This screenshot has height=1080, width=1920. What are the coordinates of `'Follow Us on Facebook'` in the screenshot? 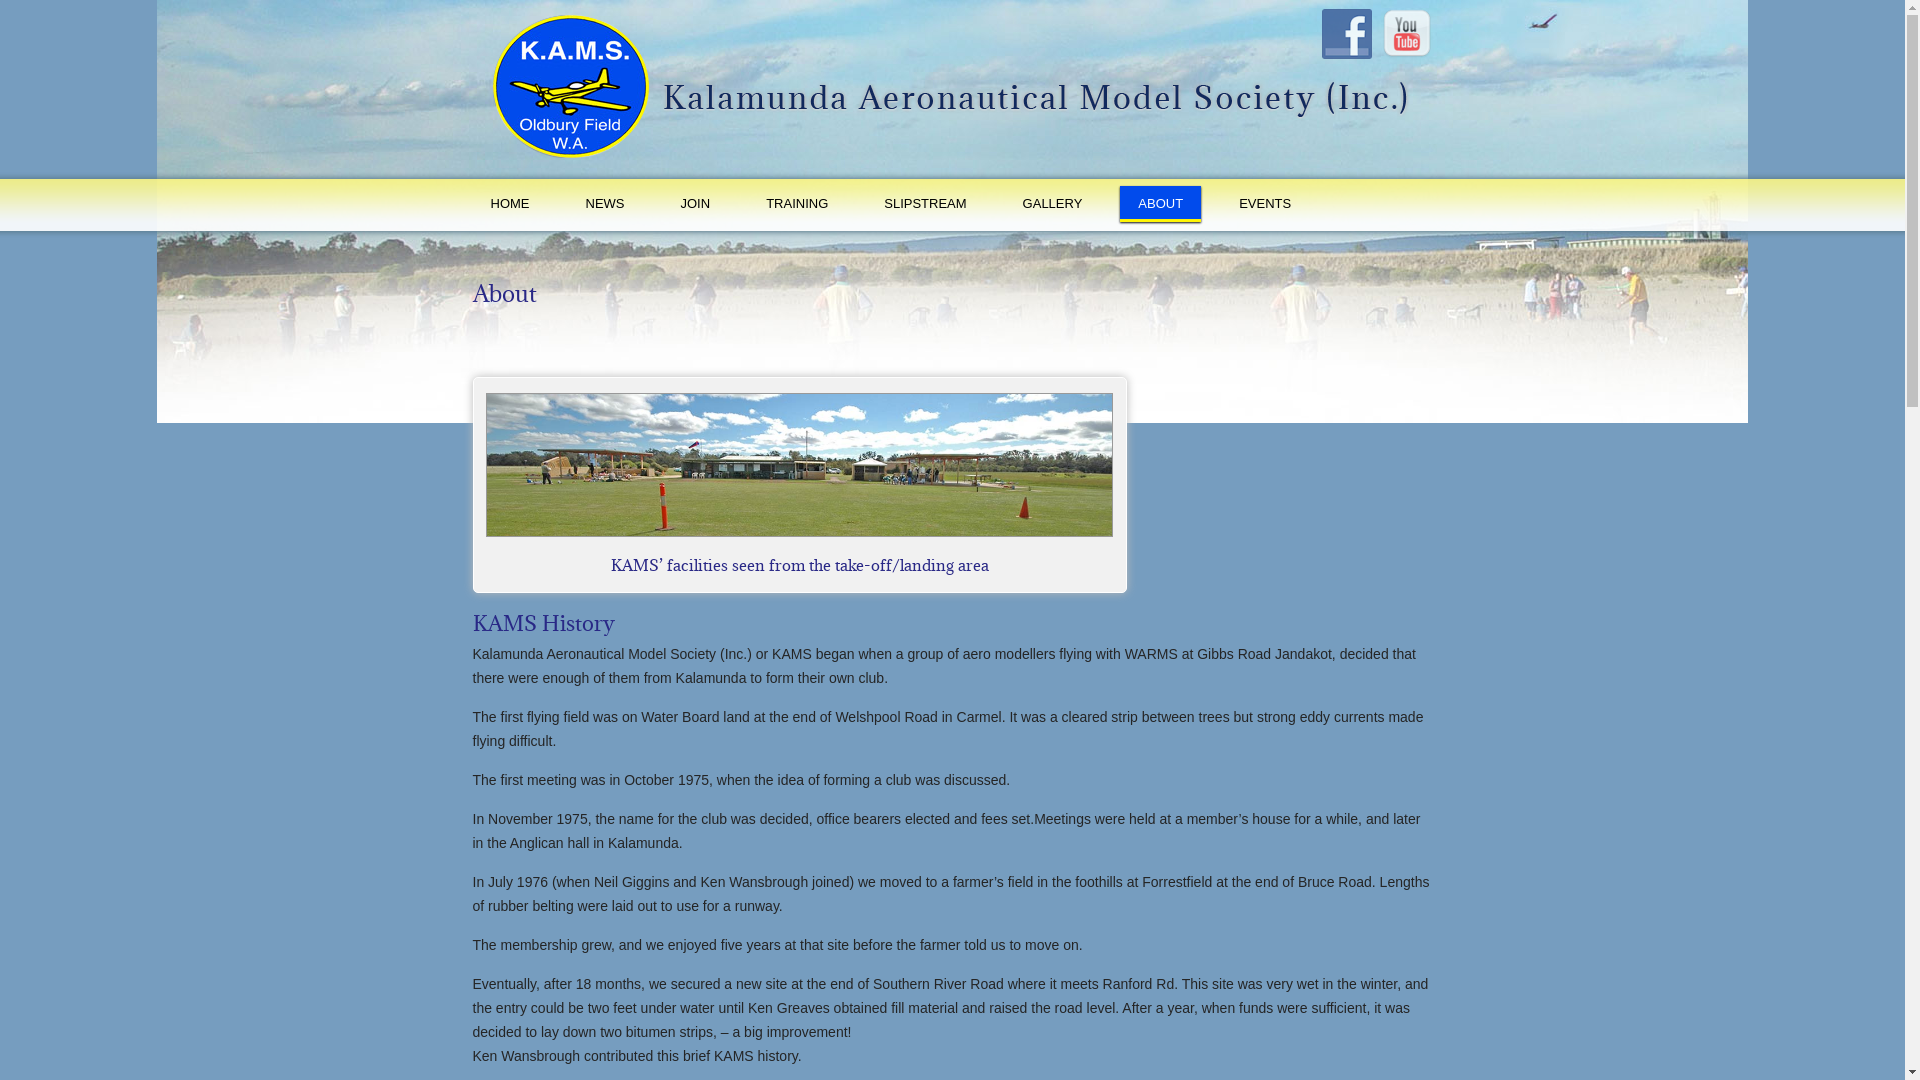 It's located at (1347, 34).